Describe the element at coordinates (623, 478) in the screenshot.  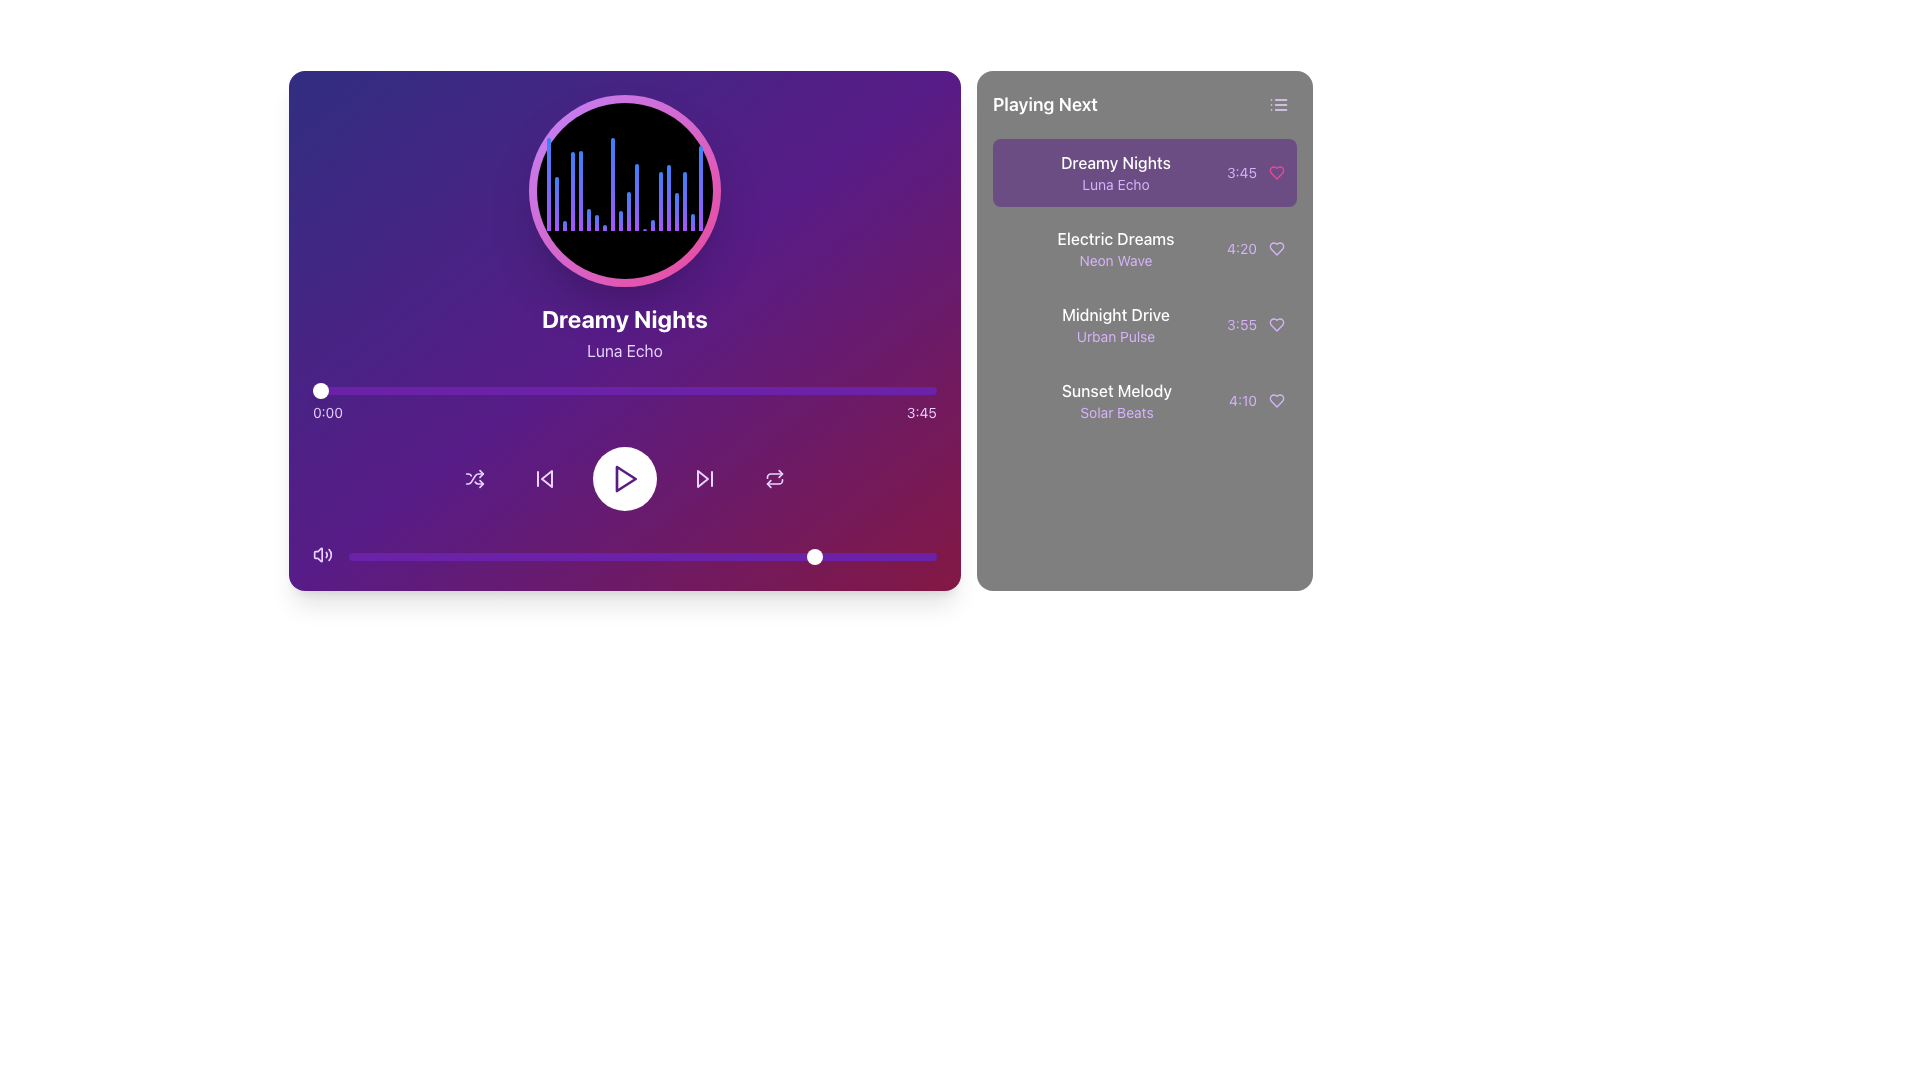
I see `the circular button with a white background and purple border that contains a purple play icon, located centrally in the controls section of the media player` at that location.